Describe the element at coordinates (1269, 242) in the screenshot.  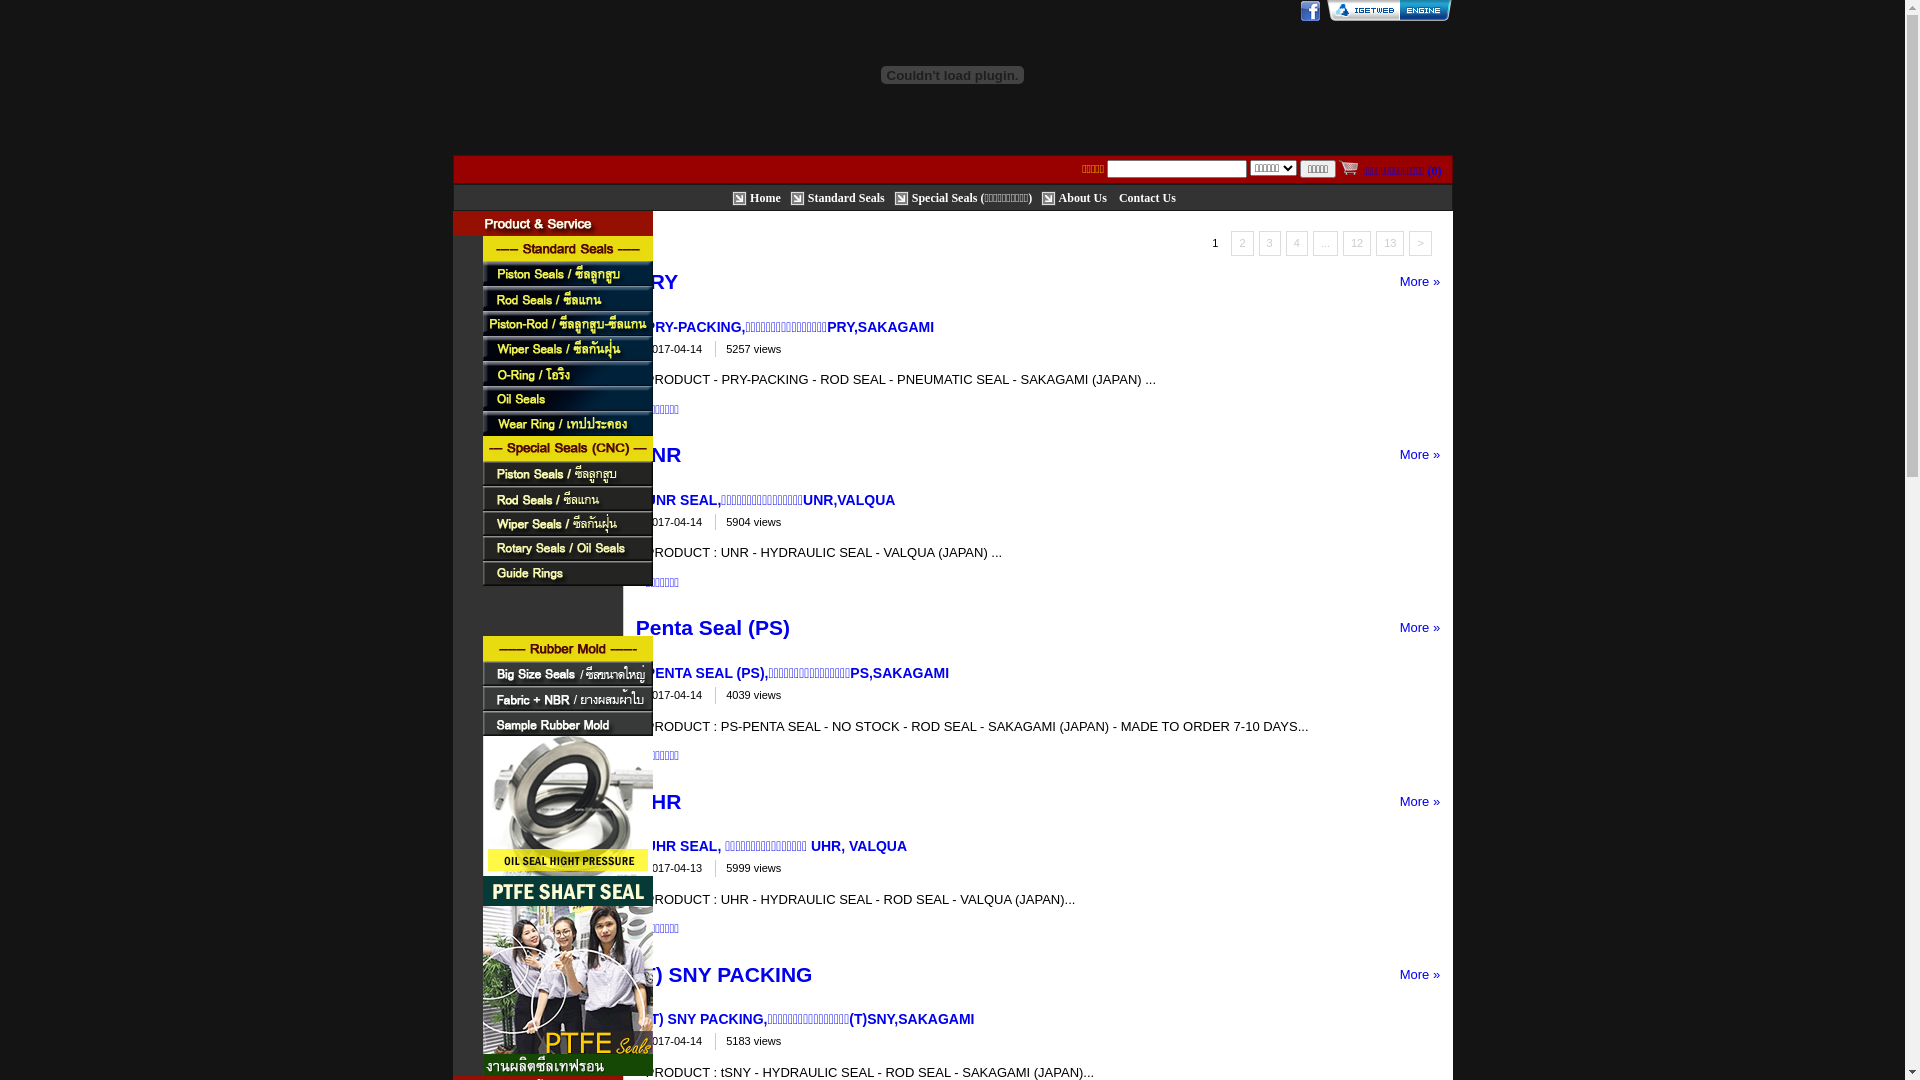
I see `'3'` at that location.